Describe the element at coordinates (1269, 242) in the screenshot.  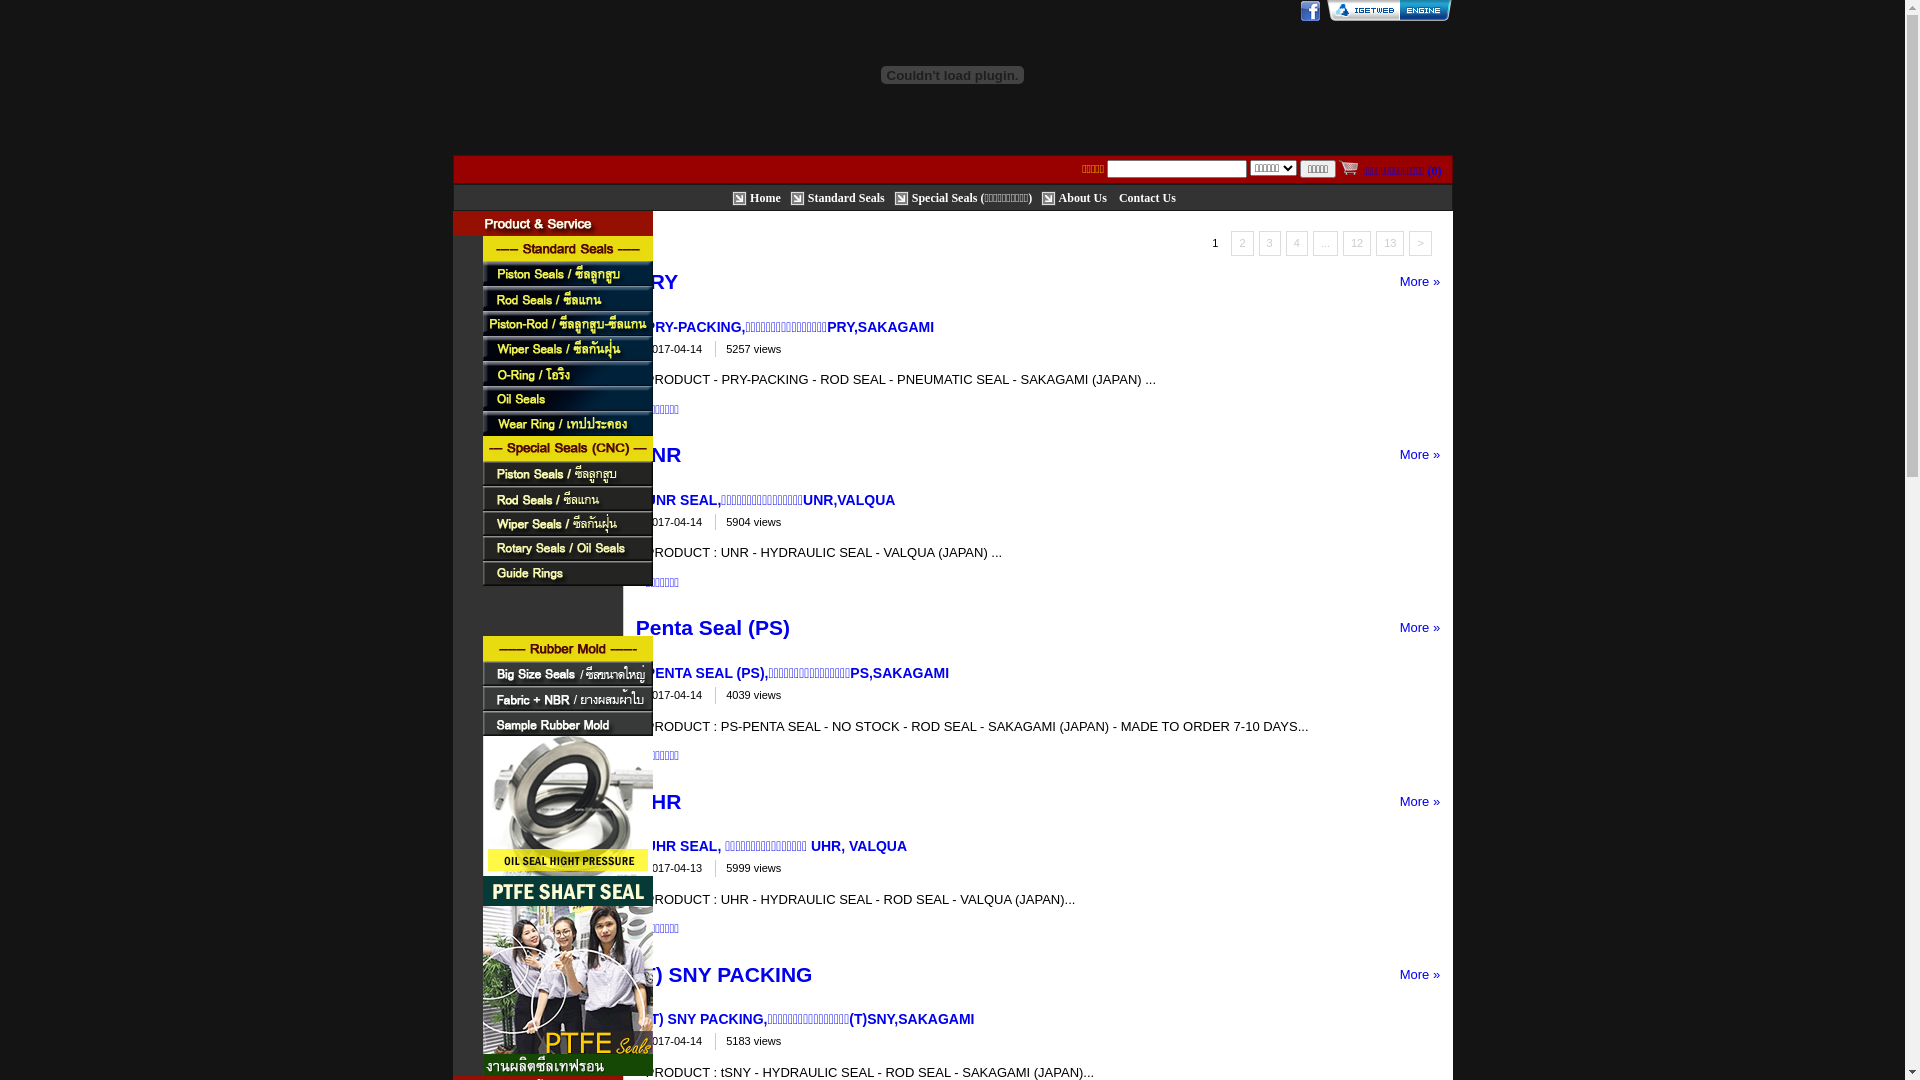
I see `'3'` at that location.